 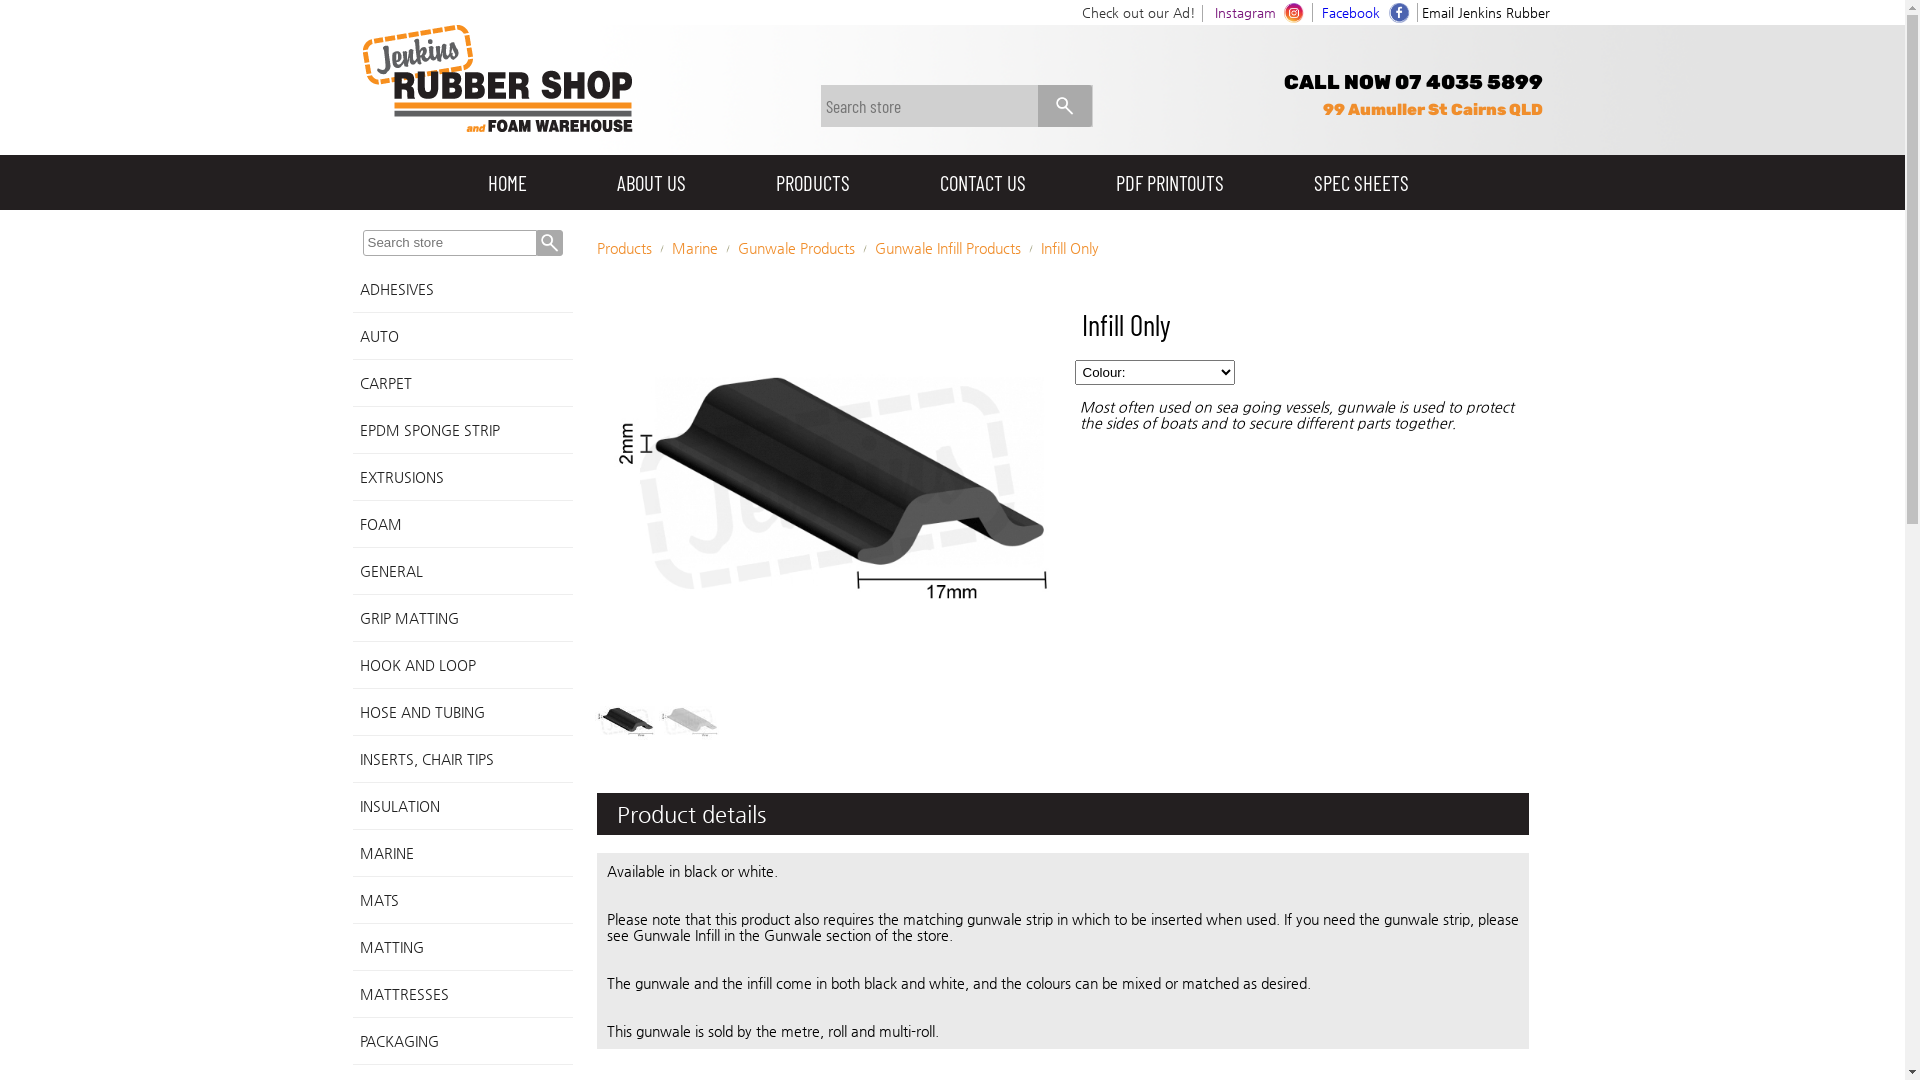 What do you see at coordinates (1243, 12) in the screenshot?
I see `'Instagram'` at bounding box center [1243, 12].